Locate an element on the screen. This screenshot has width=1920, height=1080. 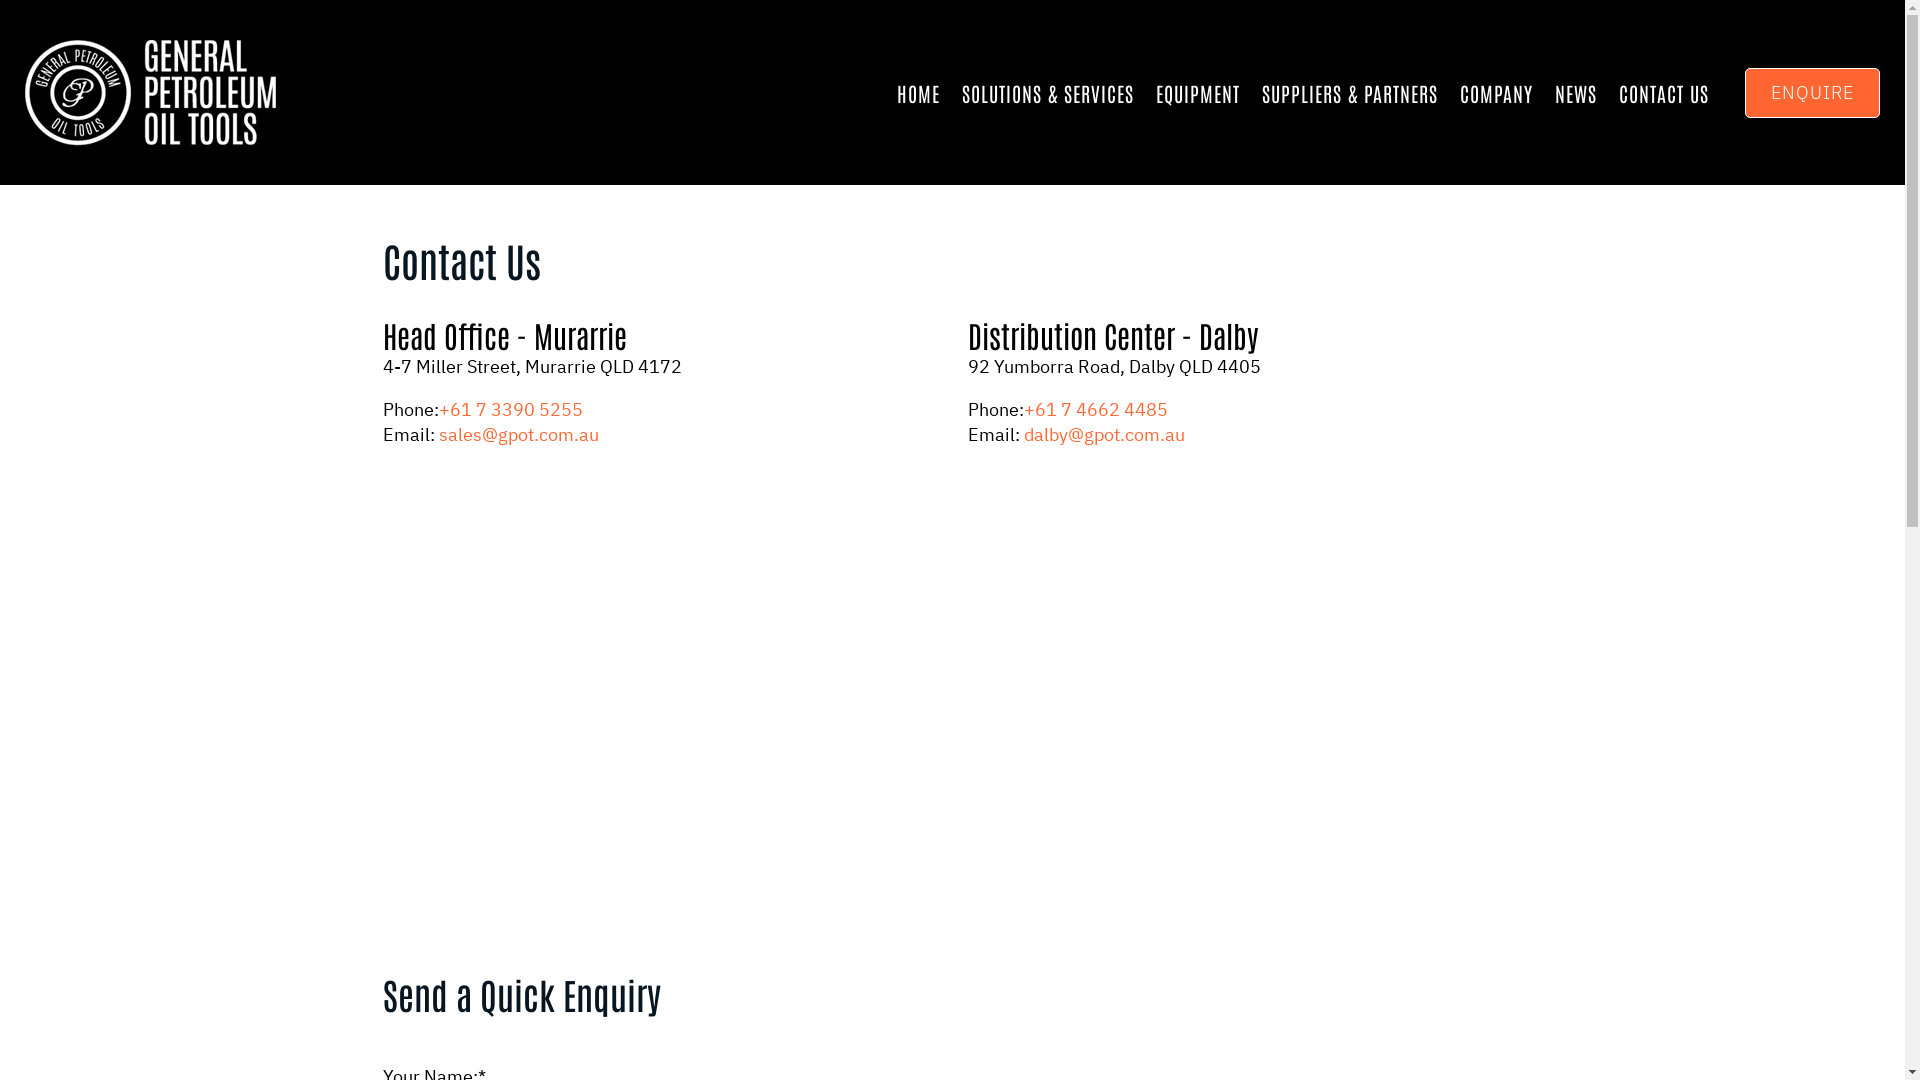
'SUPPLIERS & PARTNERS' is located at coordinates (1349, 92).